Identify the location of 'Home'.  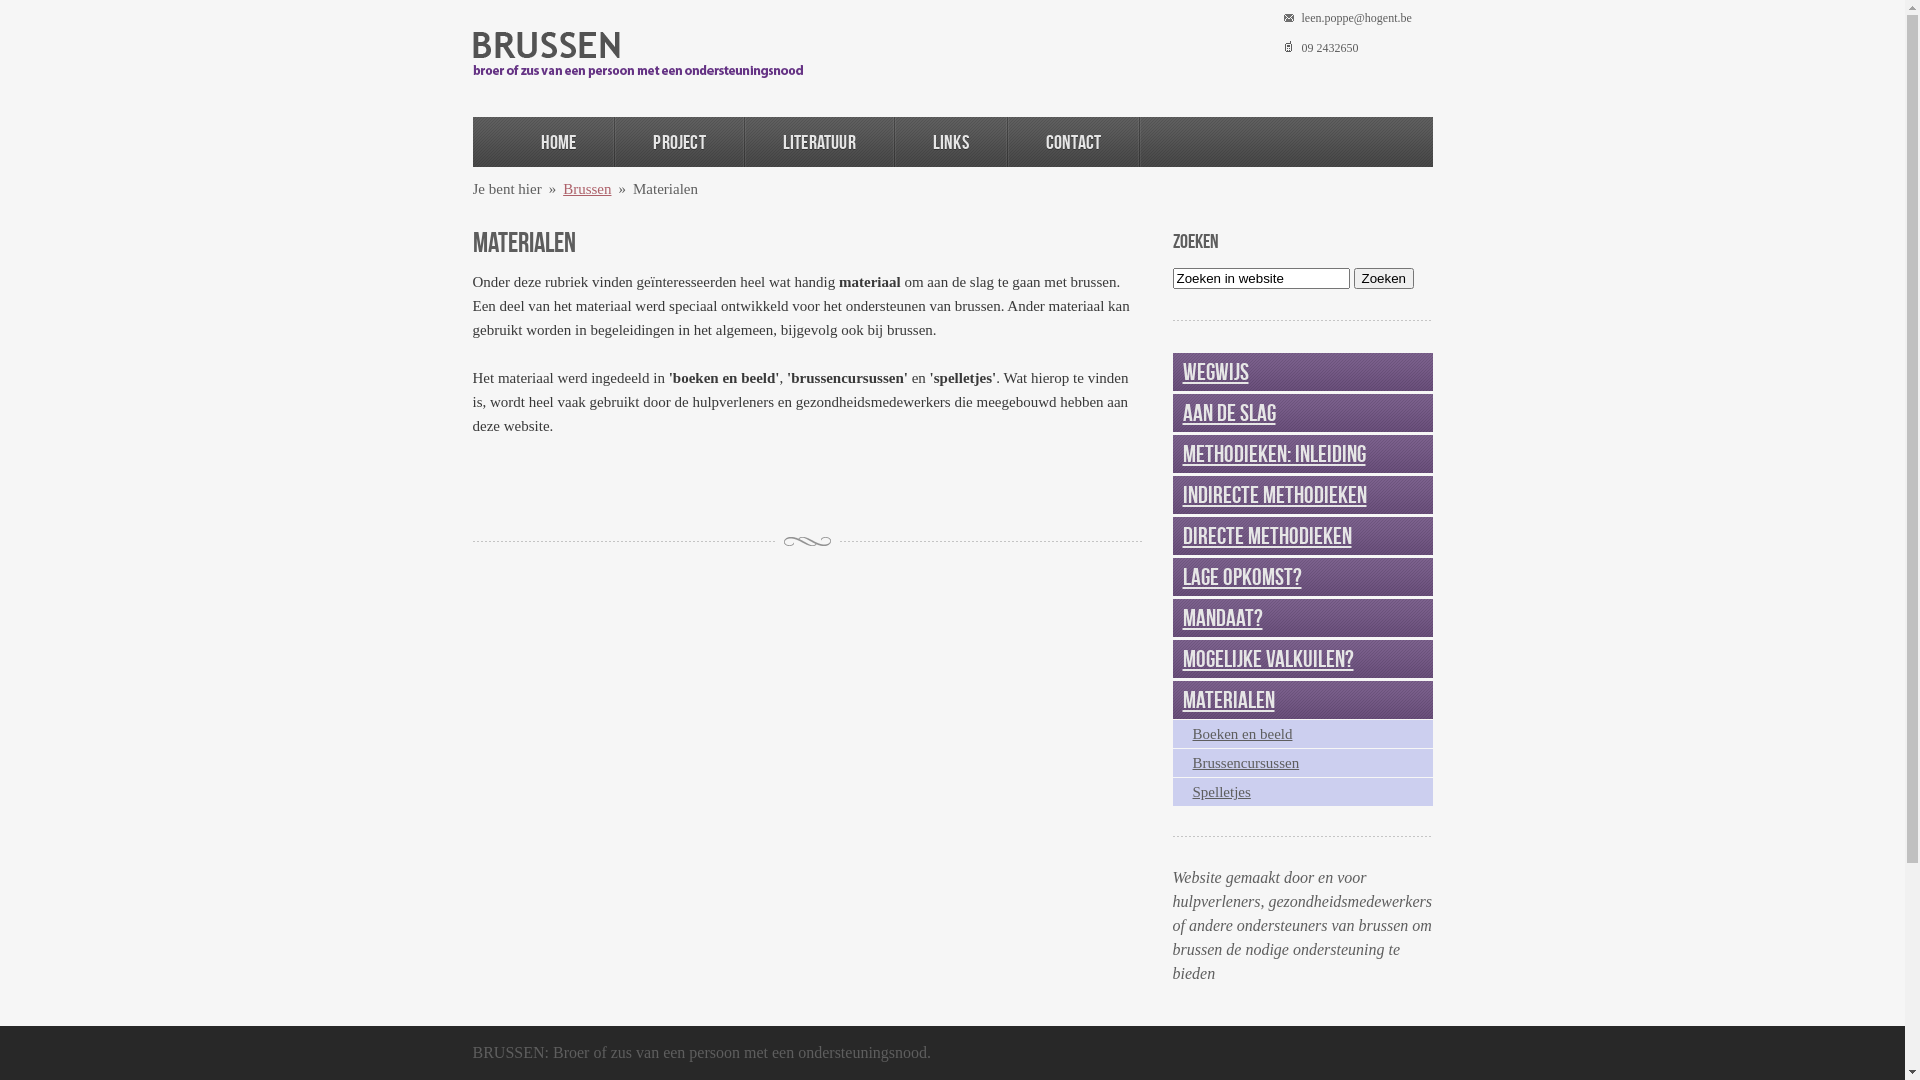
(557, 141).